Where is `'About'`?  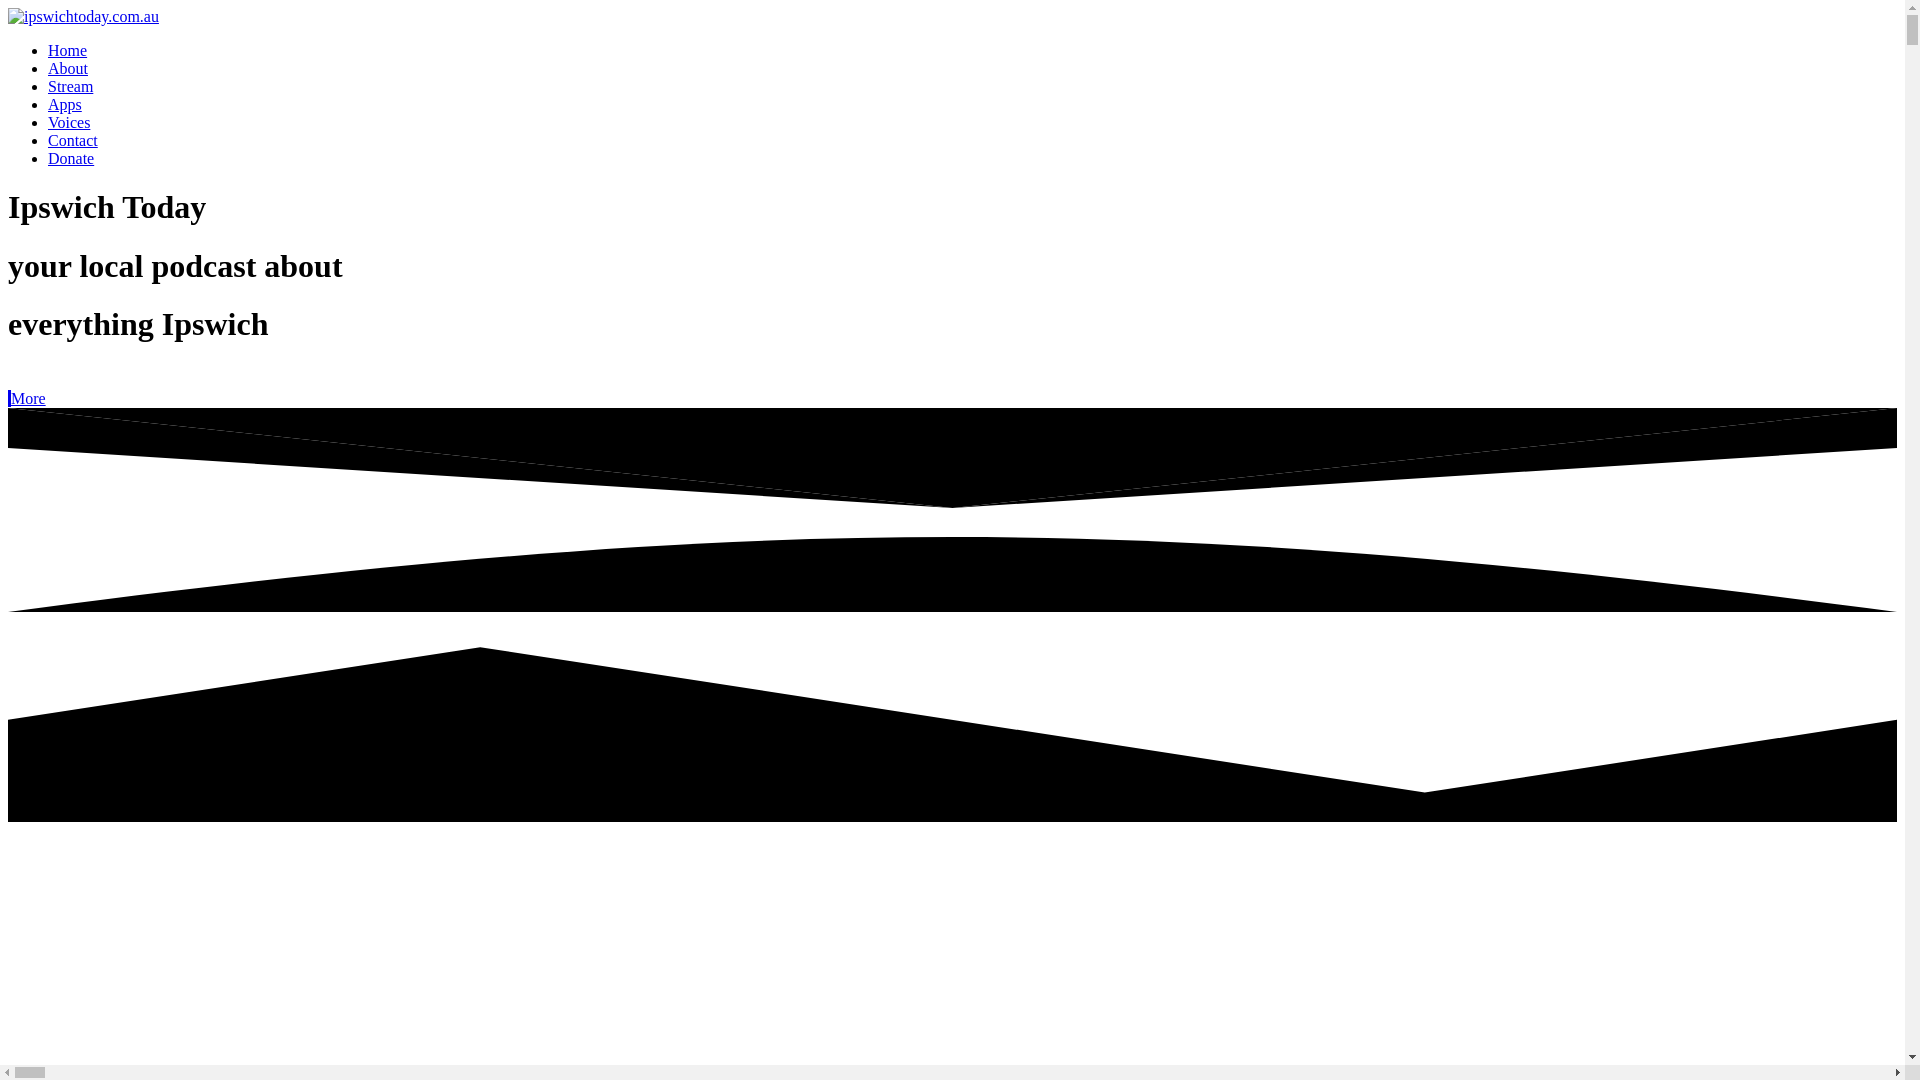
'About' is located at coordinates (67, 67).